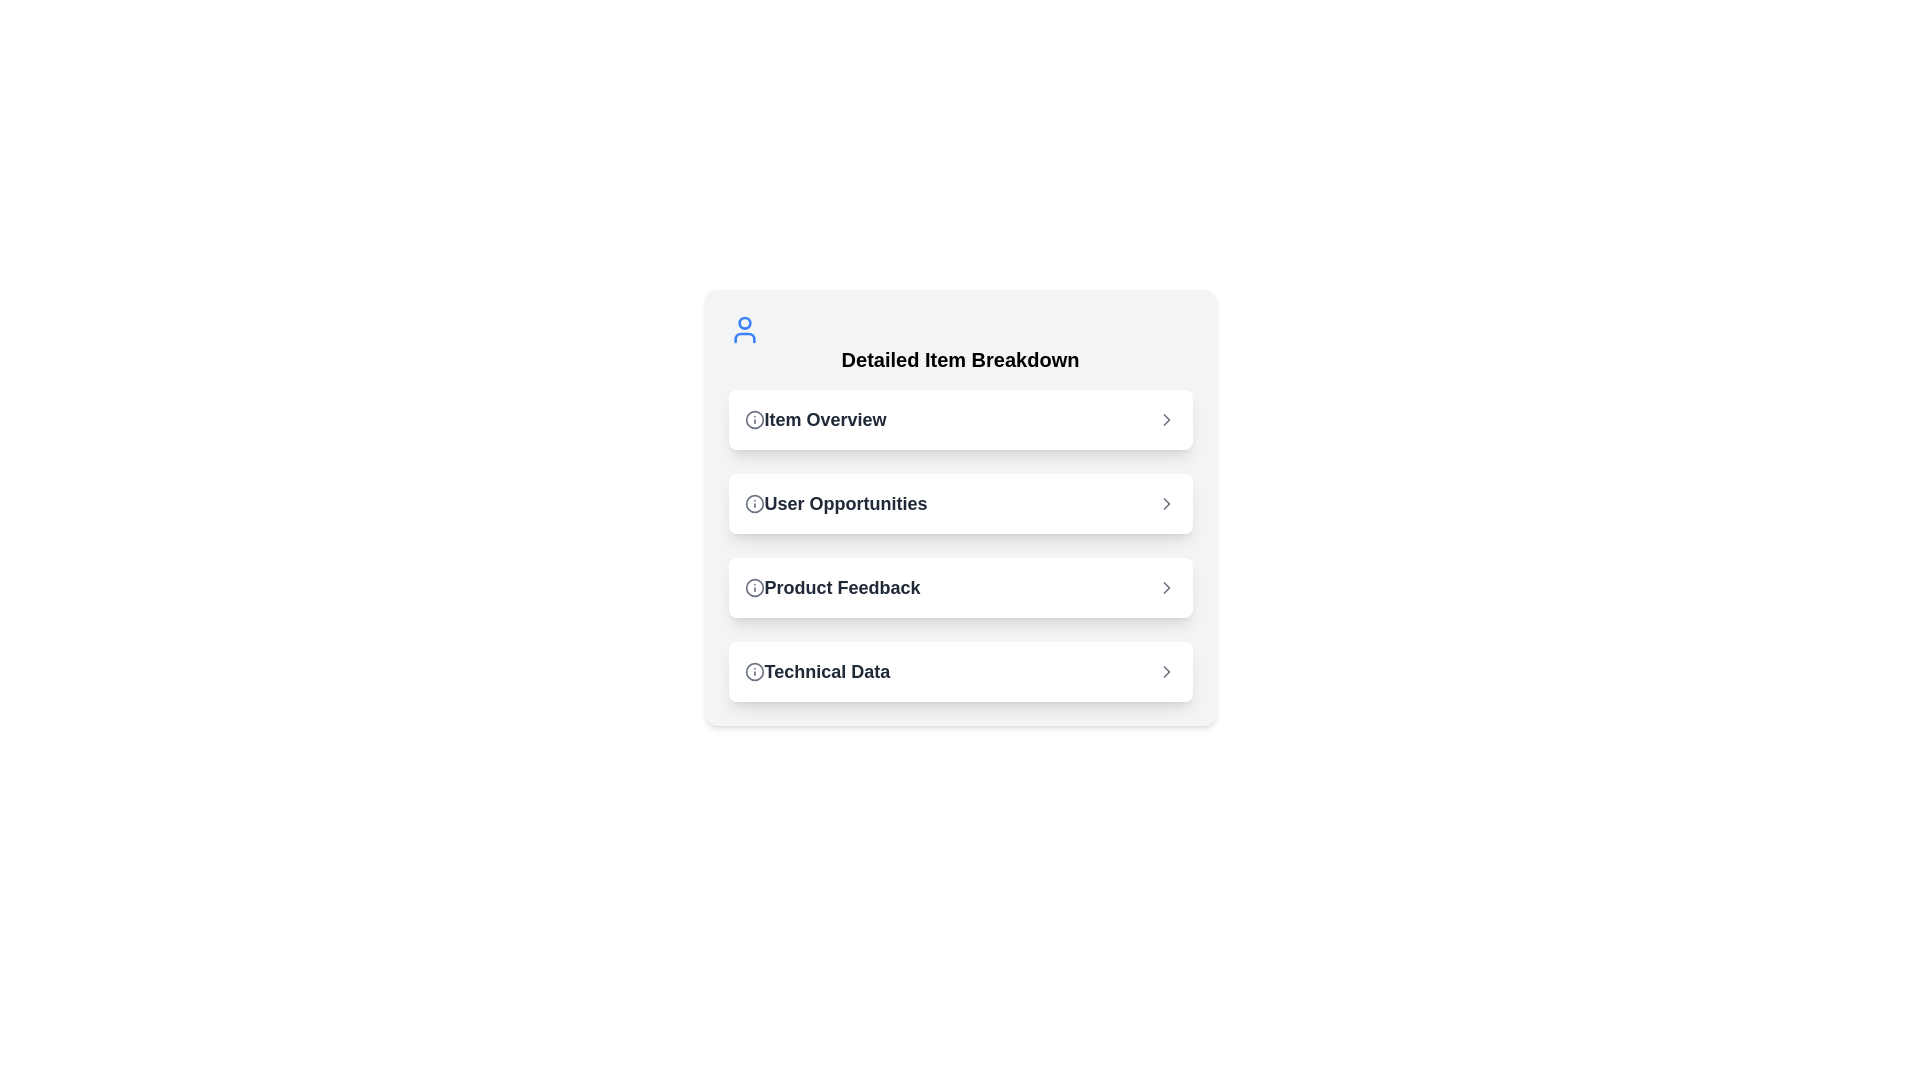 The width and height of the screenshot is (1920, 1080). What do you see at coordinates (753, 586) in the screenshot?
I see `the informational icon located to the left of the 'Product Feedback' text in the 'Detailed Item Breakdown' section` at bounding box center [753, 586].